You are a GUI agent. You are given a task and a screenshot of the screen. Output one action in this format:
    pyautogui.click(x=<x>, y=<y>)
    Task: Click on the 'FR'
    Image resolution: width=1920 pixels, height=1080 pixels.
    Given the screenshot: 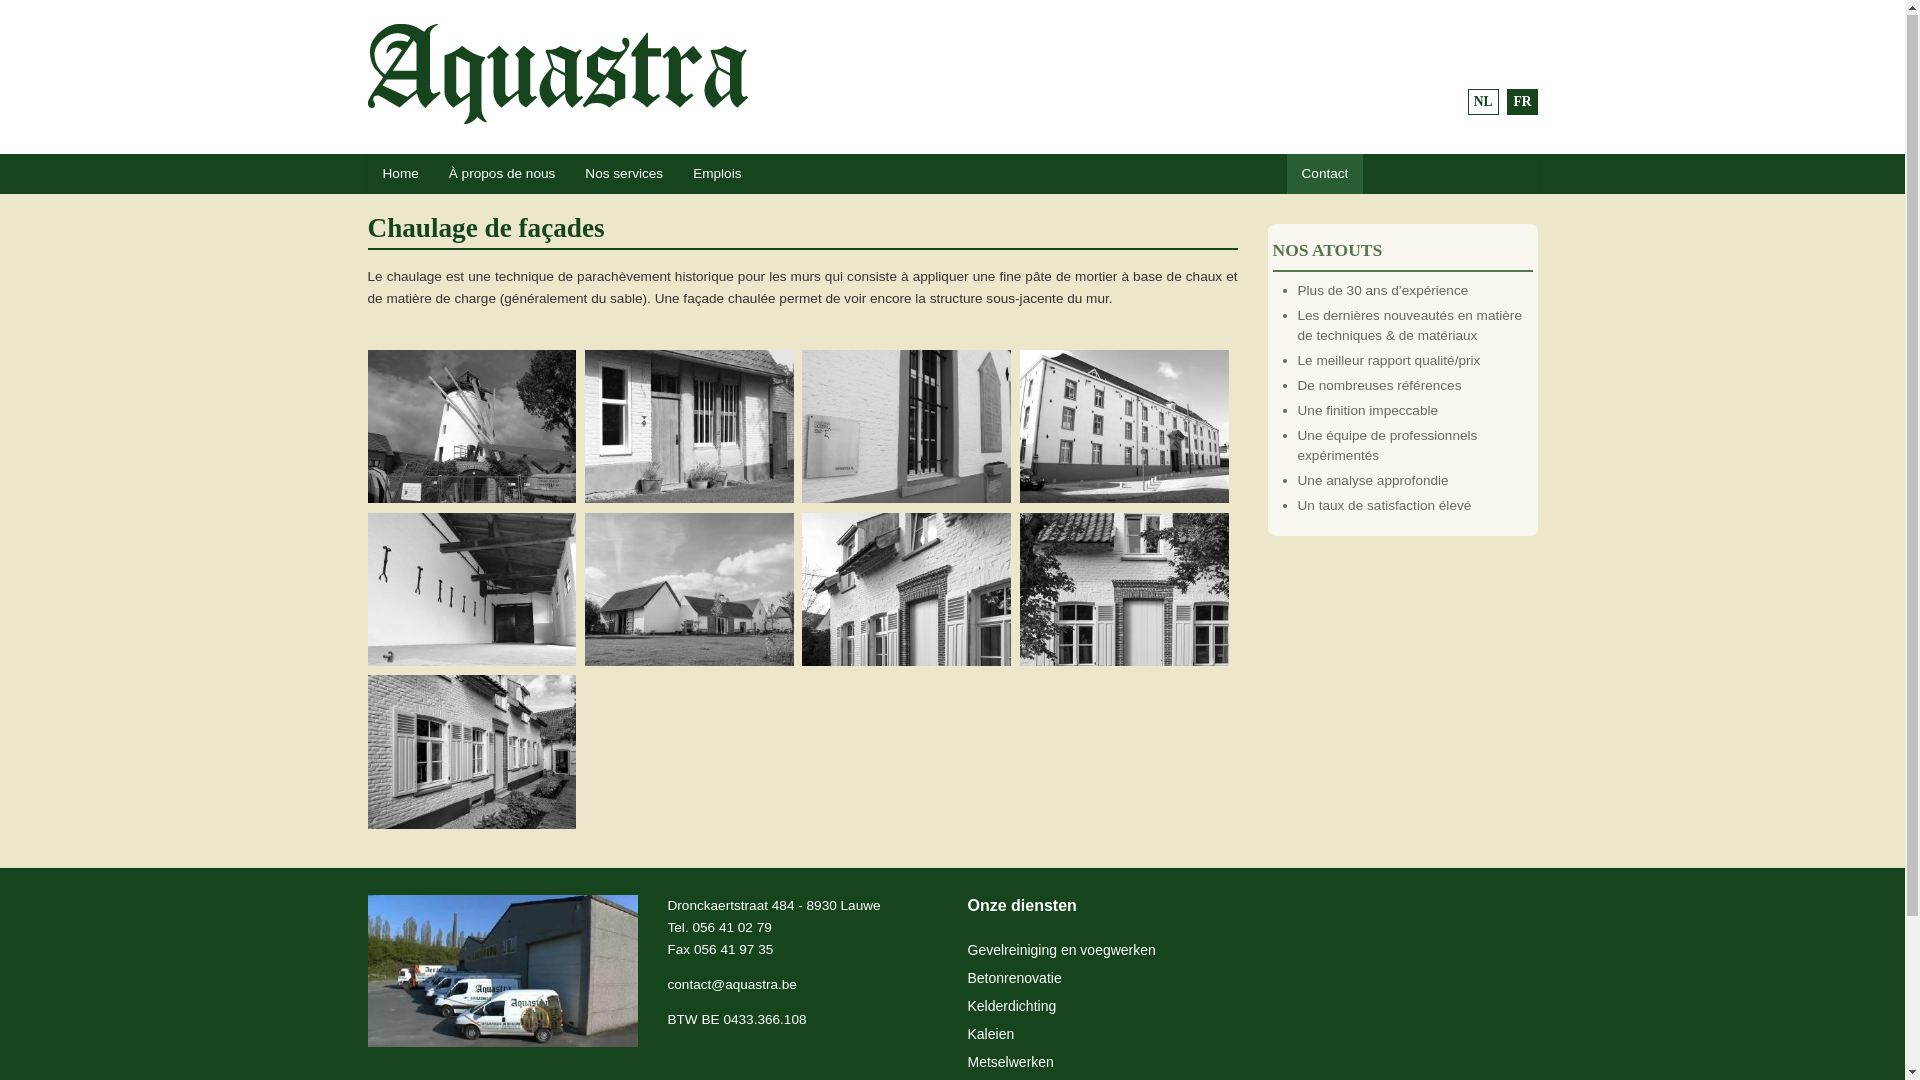 What is the action you would take?
    pyautogui.click(x=1520, y=102)
    